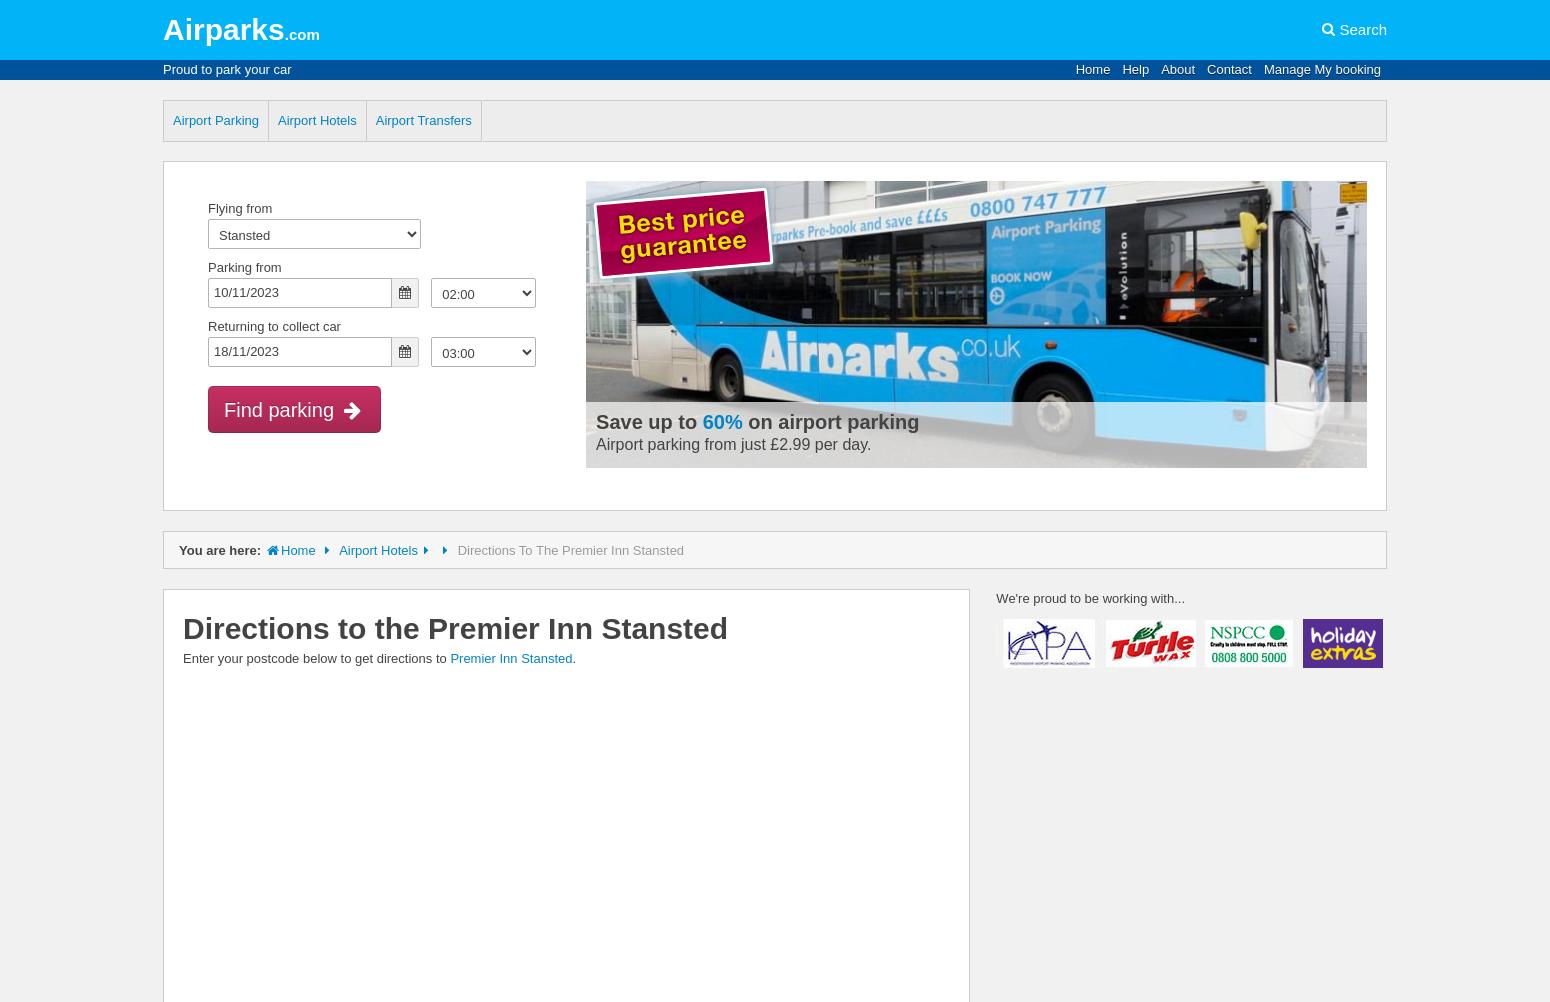  I want to click on '60%', so click(721, 421).